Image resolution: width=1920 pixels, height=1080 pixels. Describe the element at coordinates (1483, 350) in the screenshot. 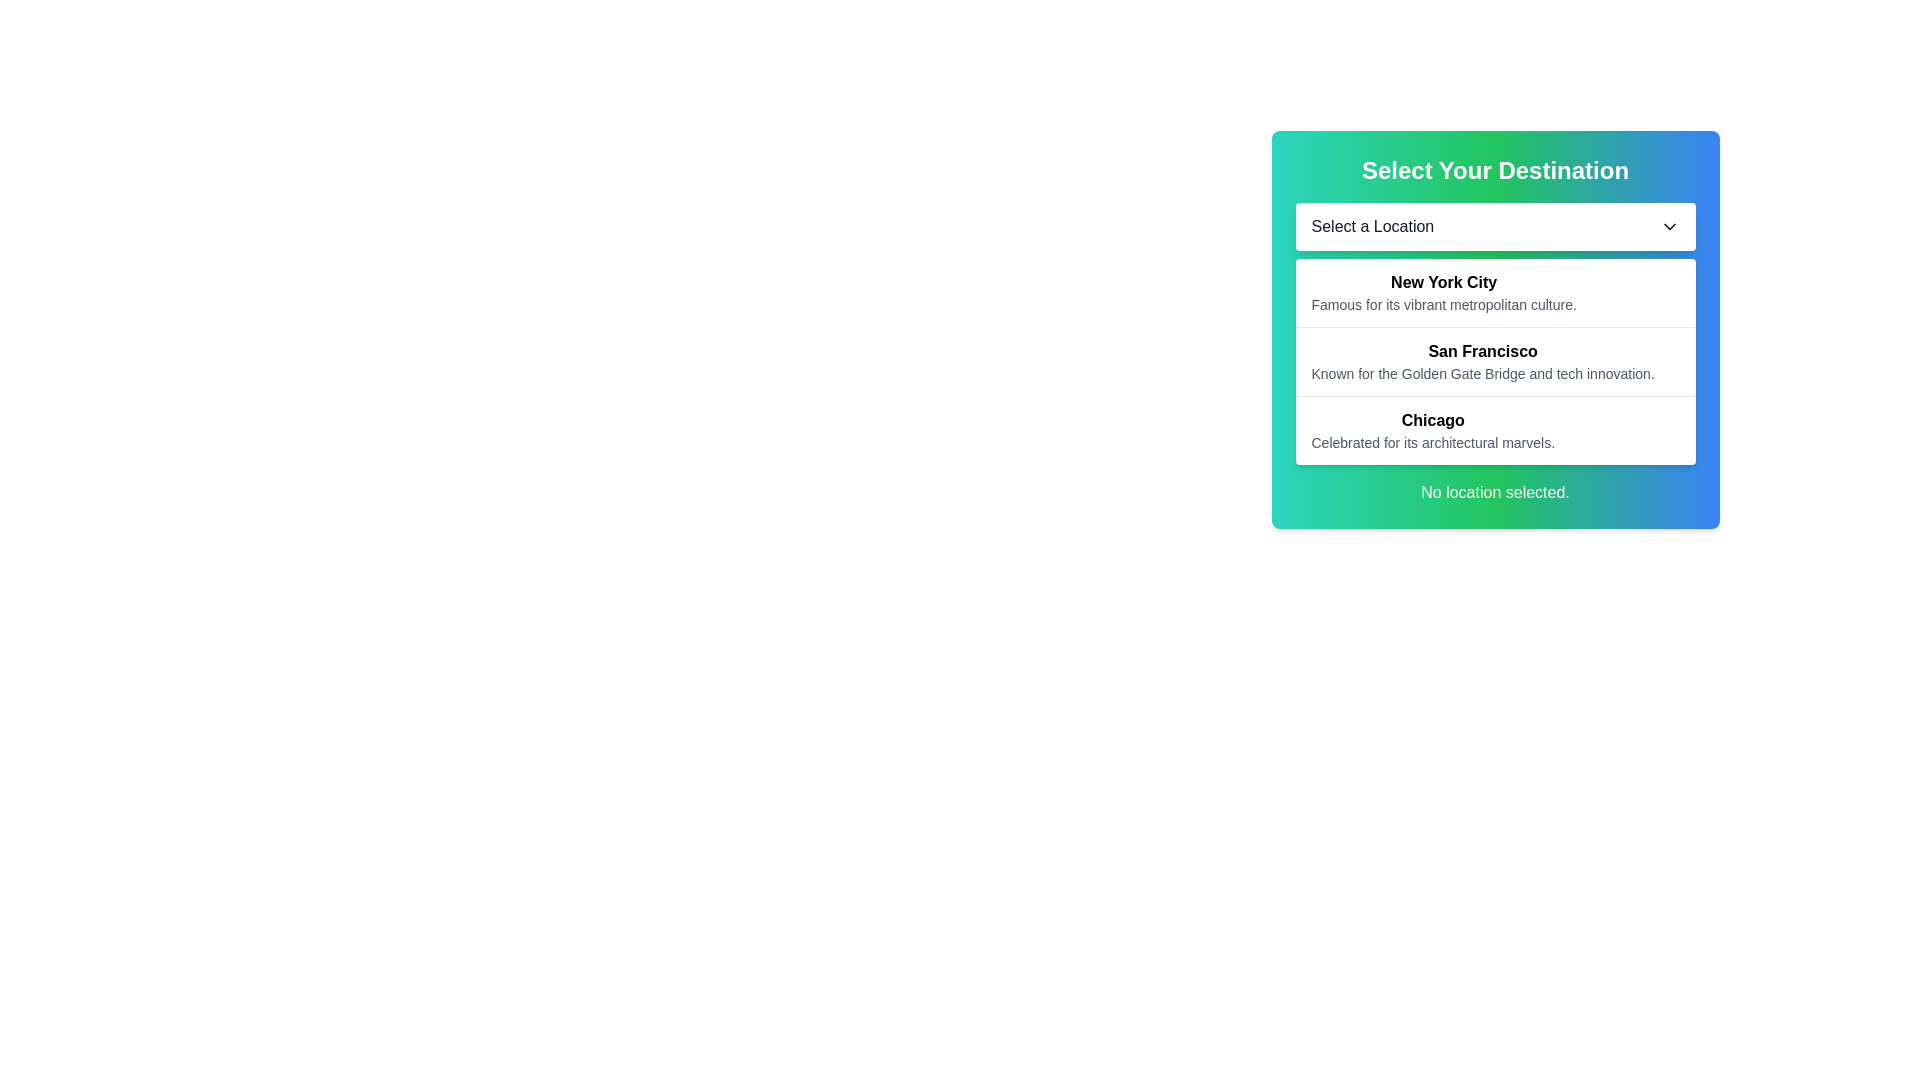

I see `the bold text label 'San Francisco' which is situated above the descriptive text and below 'New York City' in the vertical list of location options` at that location.